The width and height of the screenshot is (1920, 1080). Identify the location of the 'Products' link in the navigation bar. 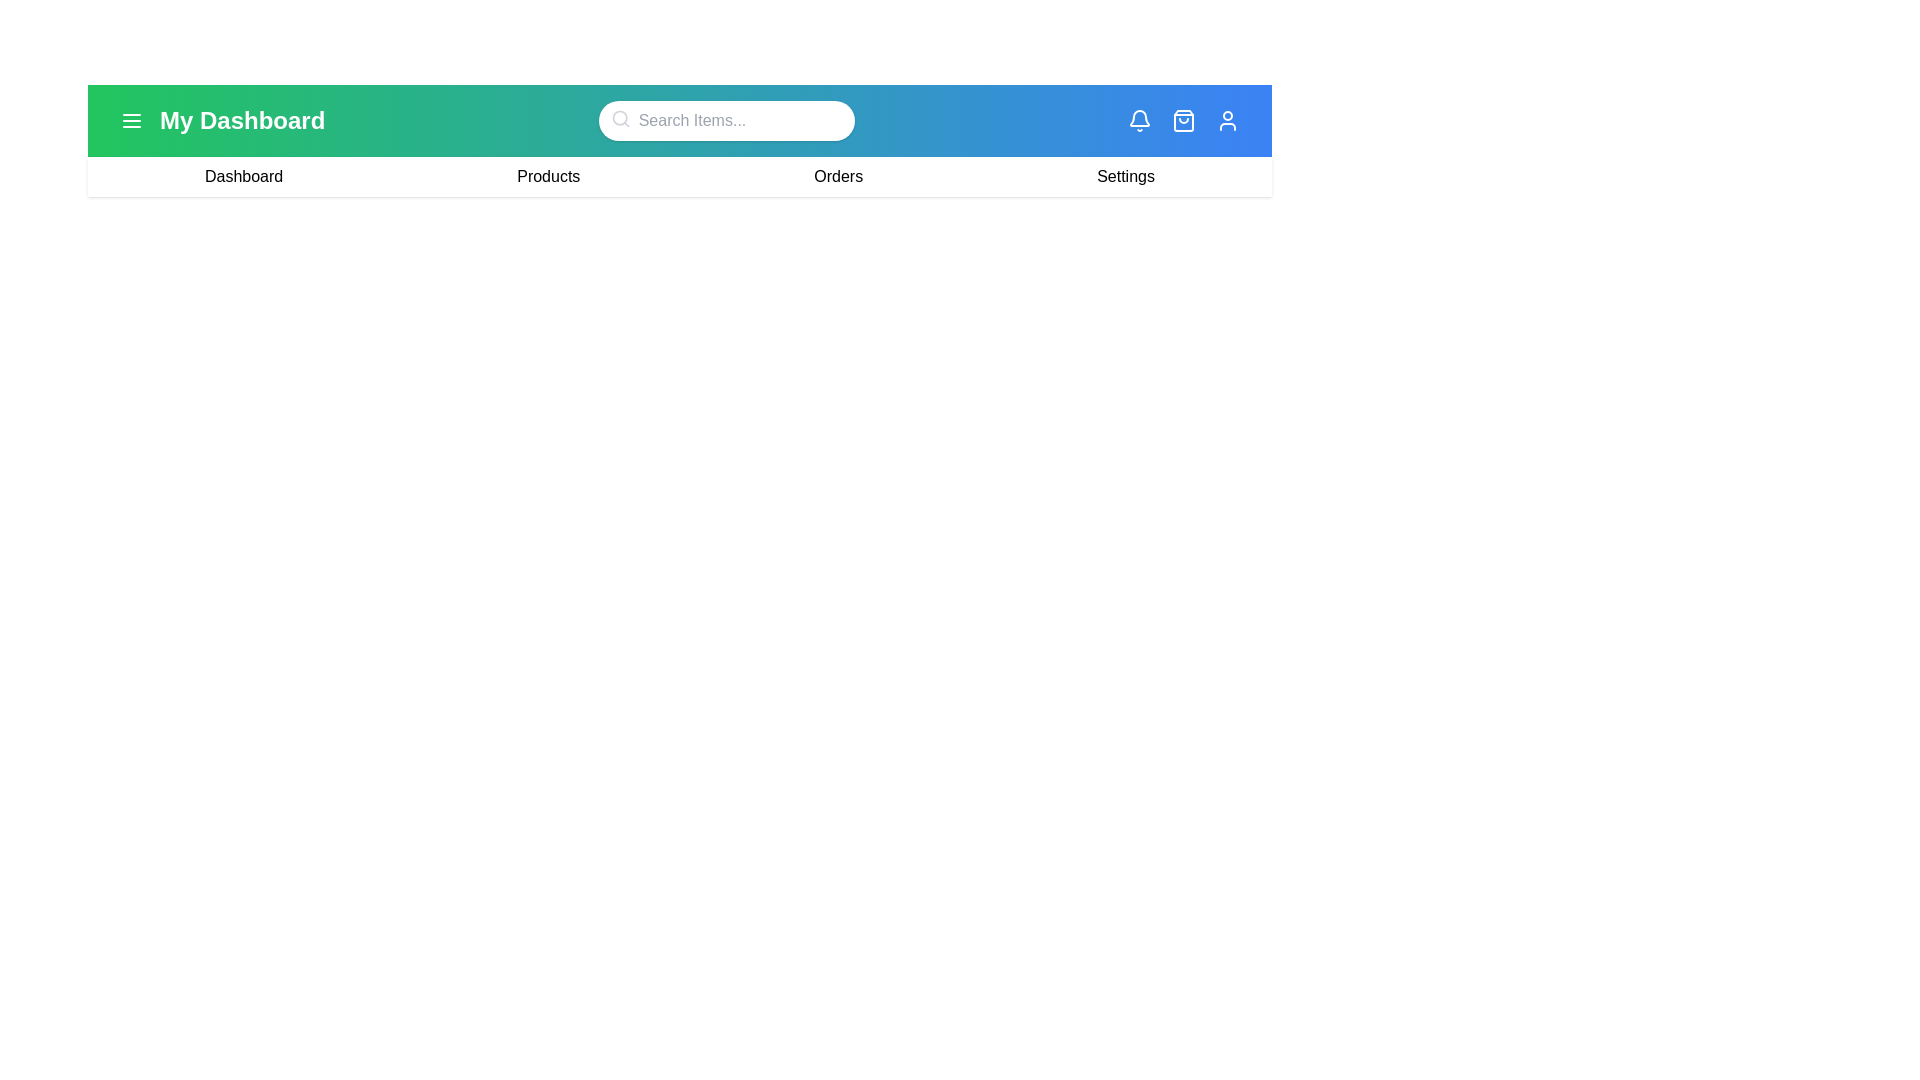
(547, 176).